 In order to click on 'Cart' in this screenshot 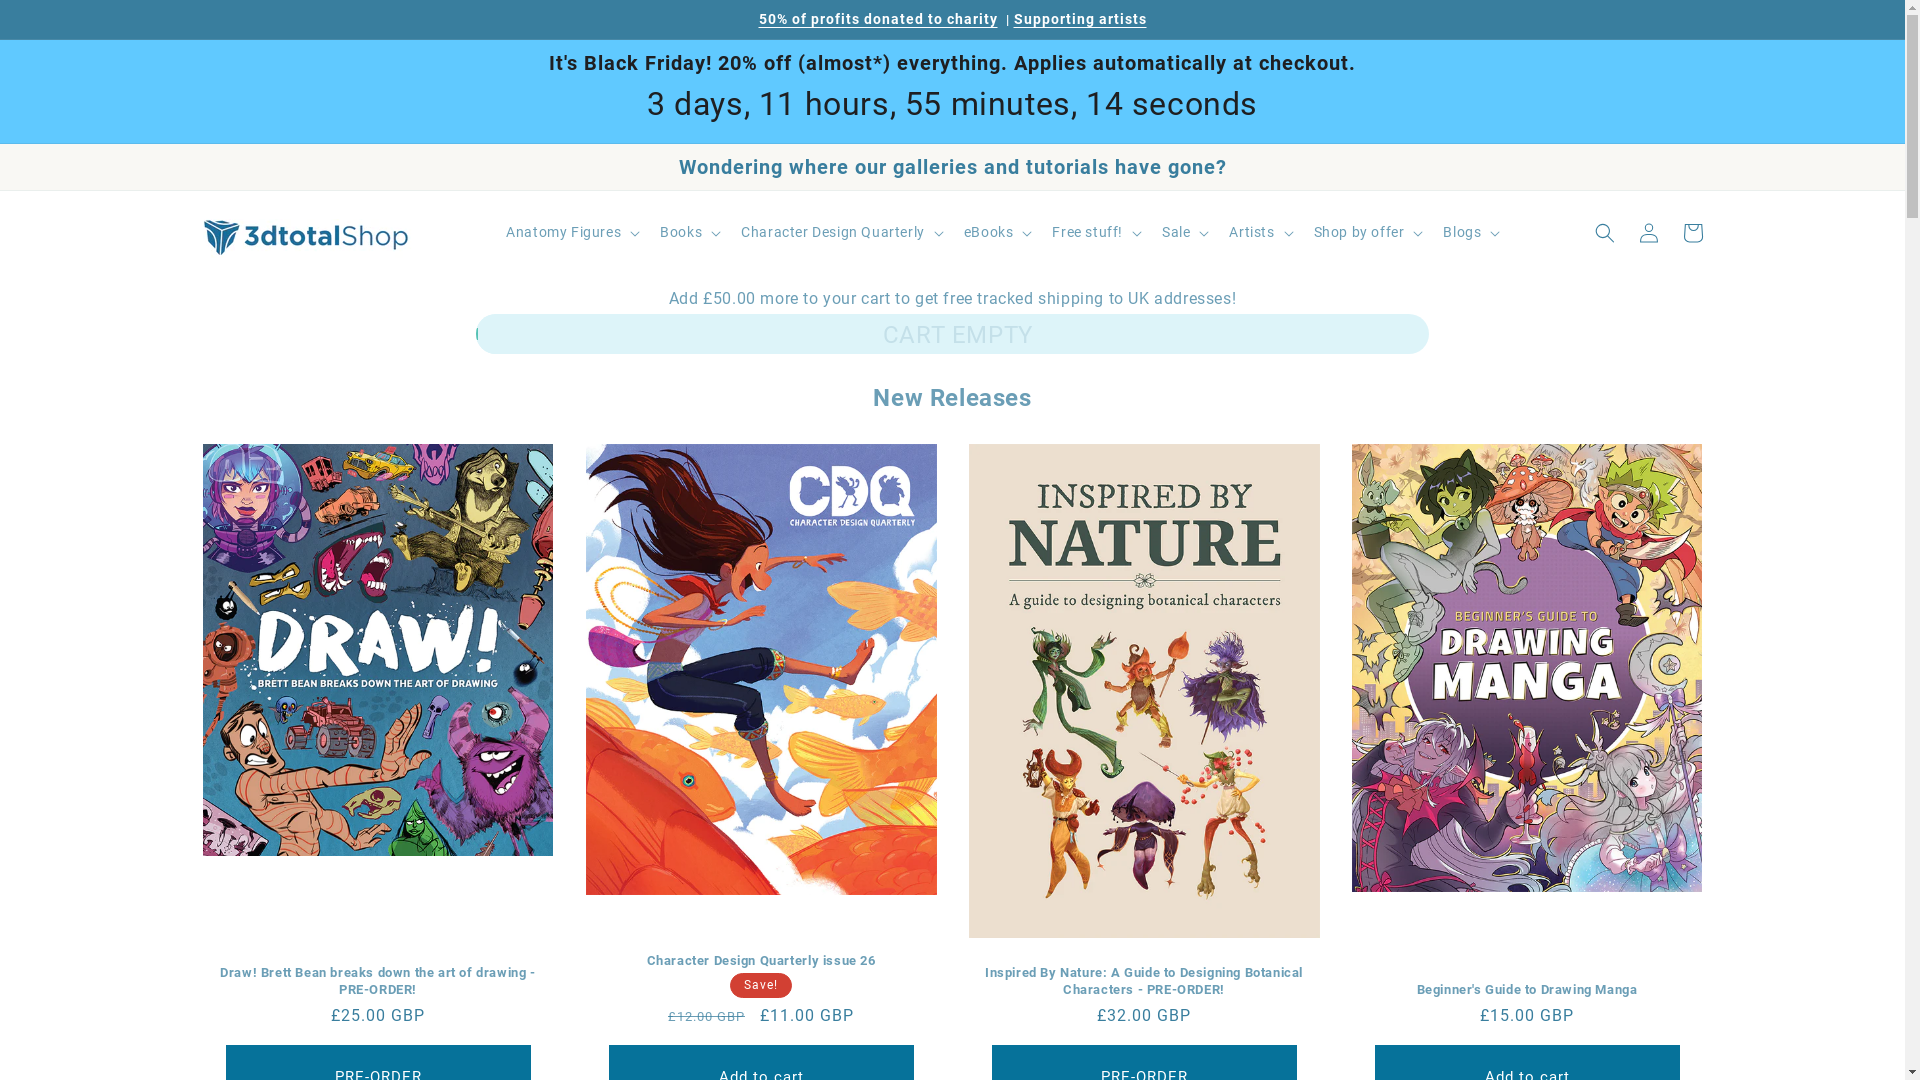, I will do `click(1690, 231)`.